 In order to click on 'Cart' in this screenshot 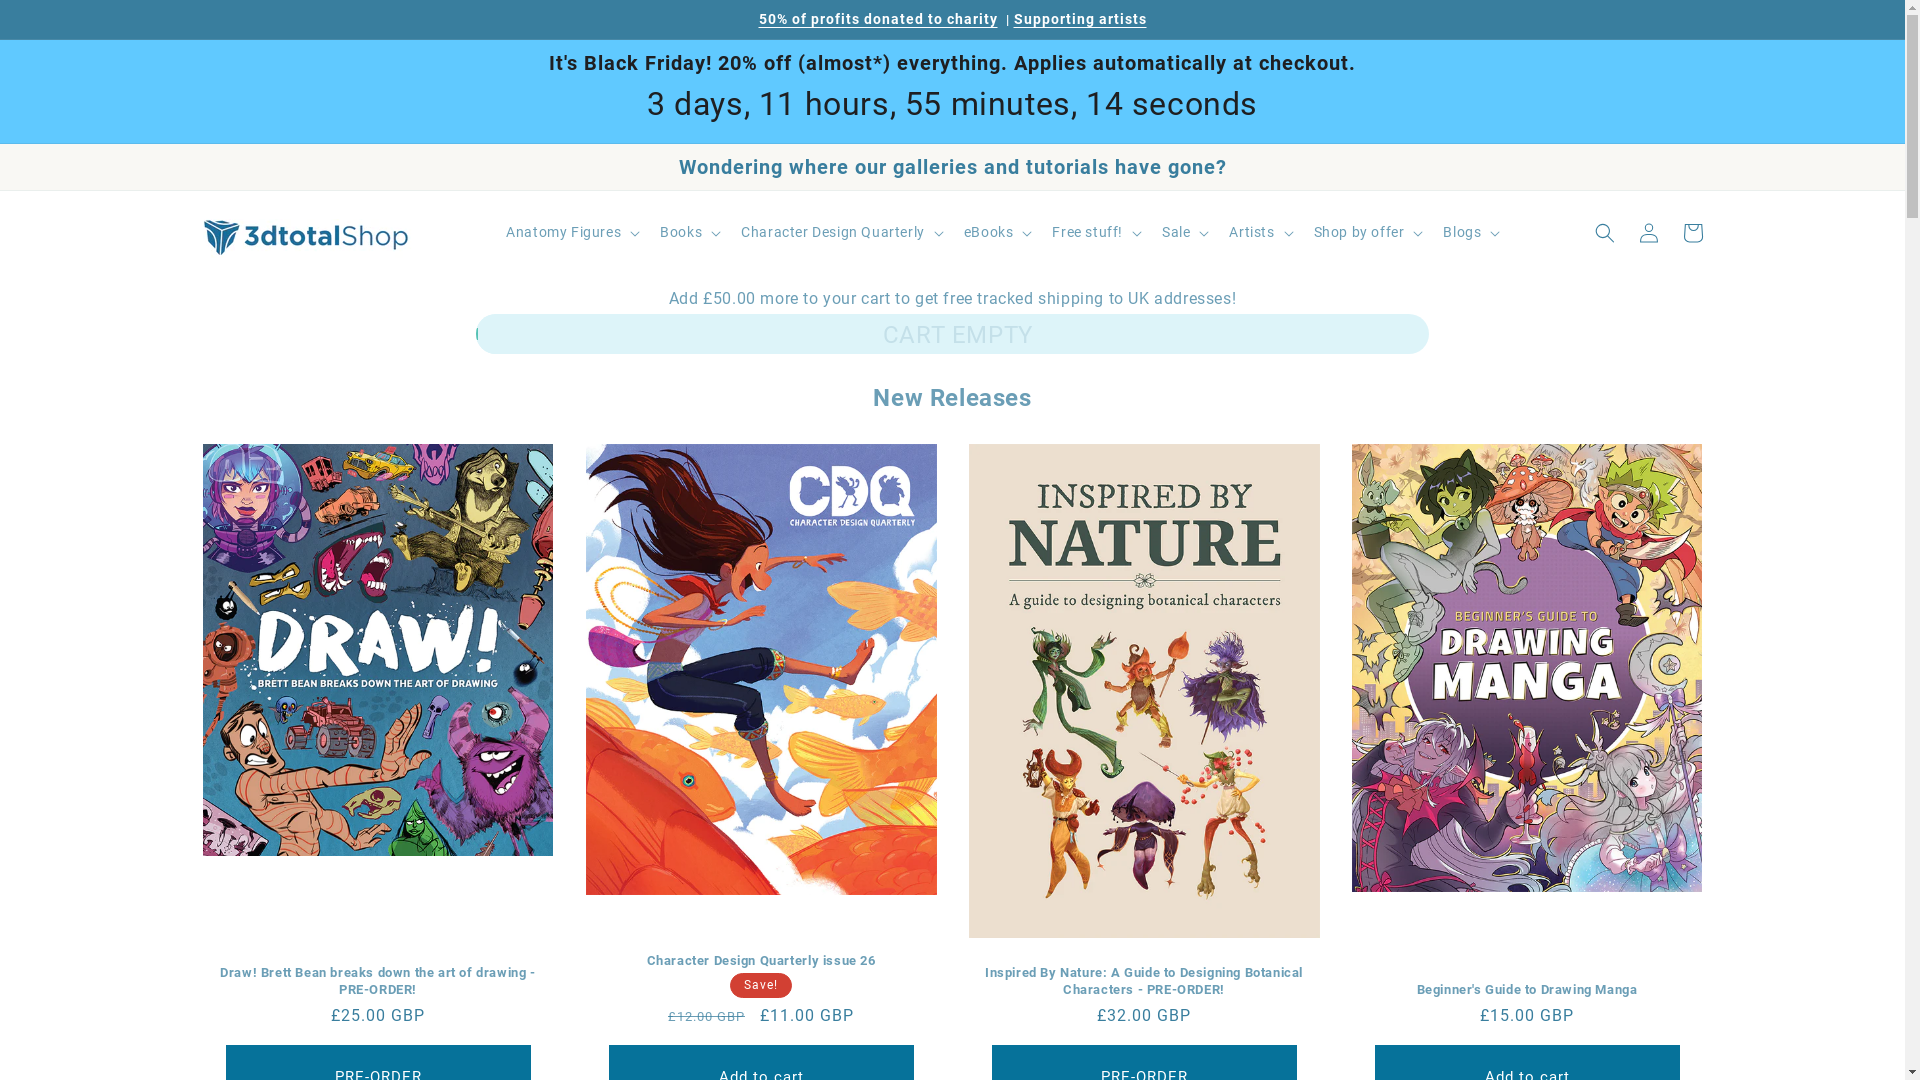, I will do `click(1690, 231)`.